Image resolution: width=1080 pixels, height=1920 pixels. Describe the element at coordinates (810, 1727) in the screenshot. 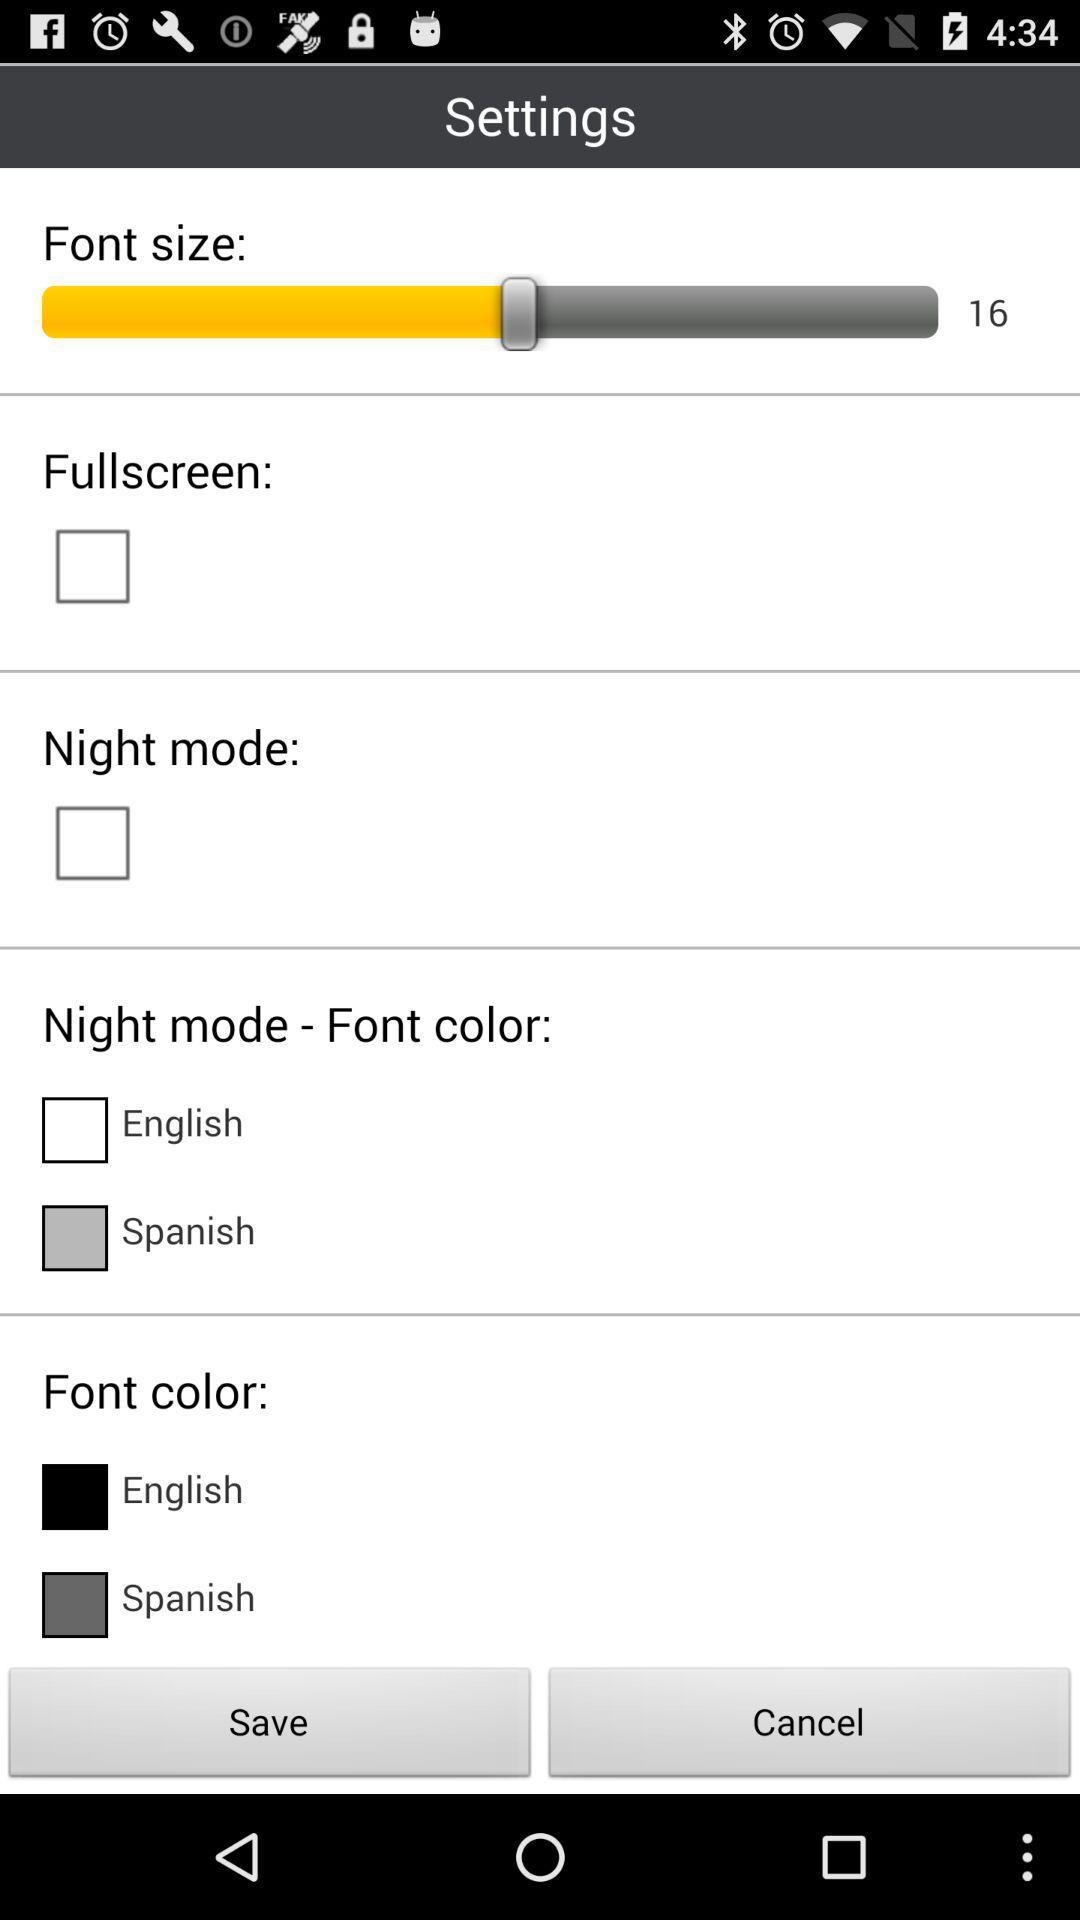

I see `the cancel` at that location.